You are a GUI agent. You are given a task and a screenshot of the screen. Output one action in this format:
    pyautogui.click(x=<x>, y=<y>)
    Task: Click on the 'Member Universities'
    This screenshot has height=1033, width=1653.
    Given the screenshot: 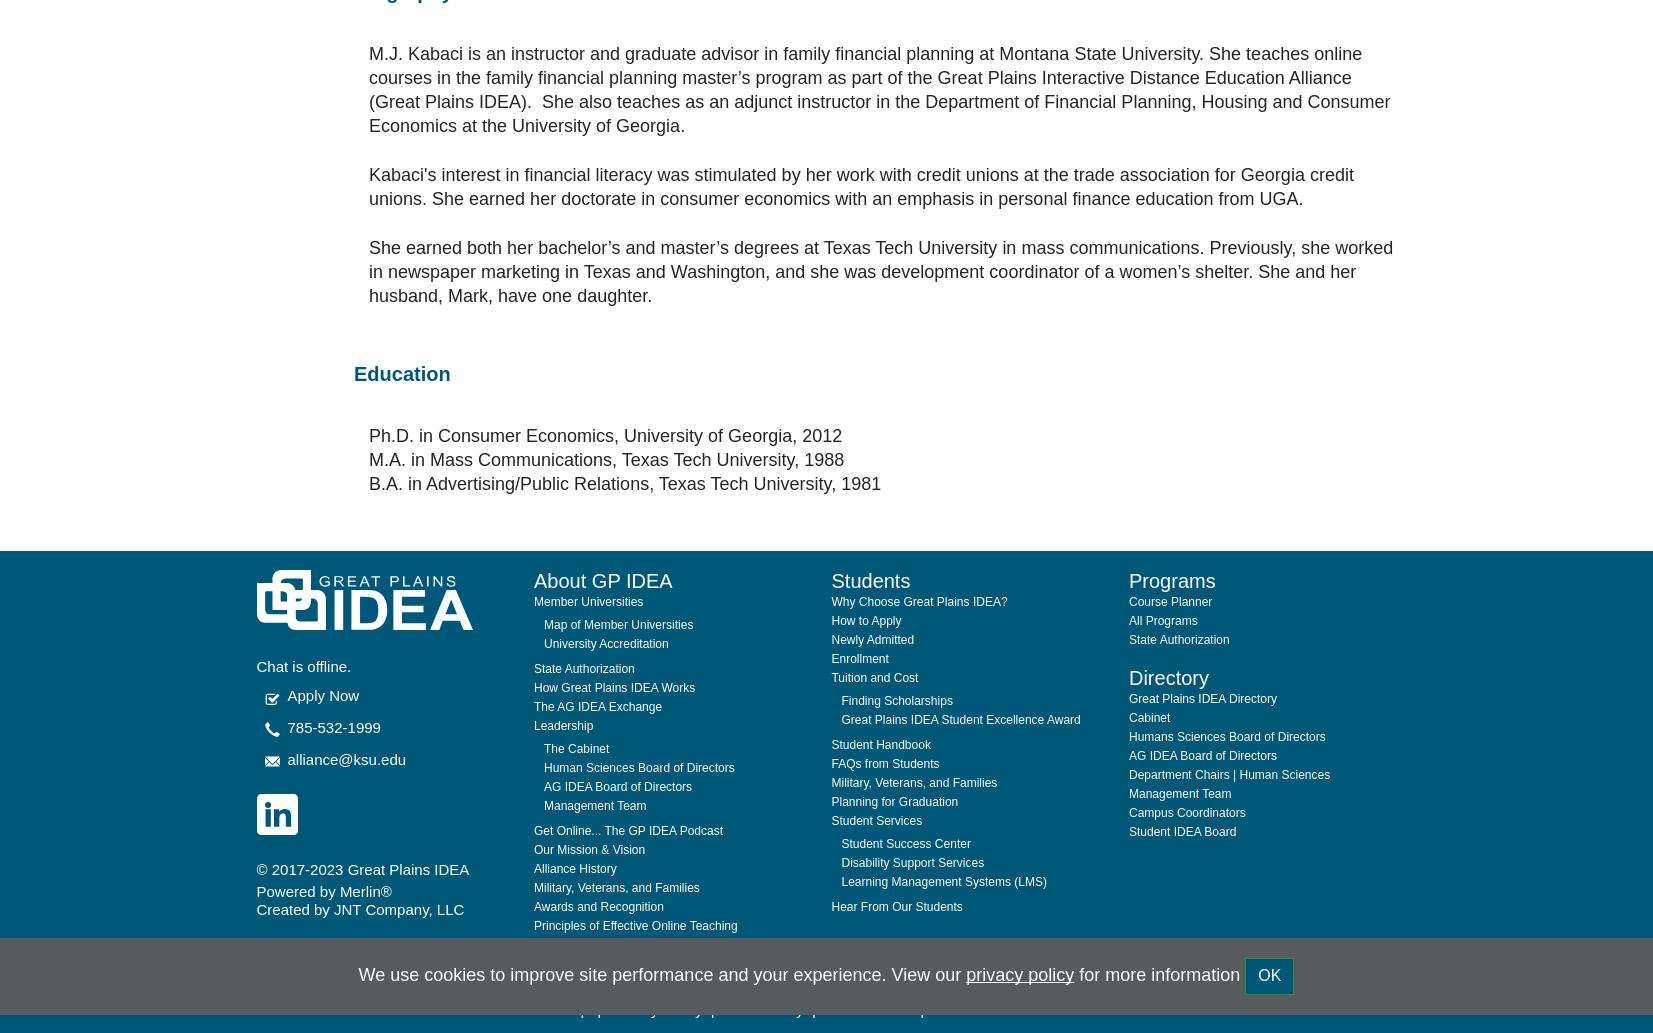 What is the action you would take?
    pyautogui.click(x=587, y=551)
    